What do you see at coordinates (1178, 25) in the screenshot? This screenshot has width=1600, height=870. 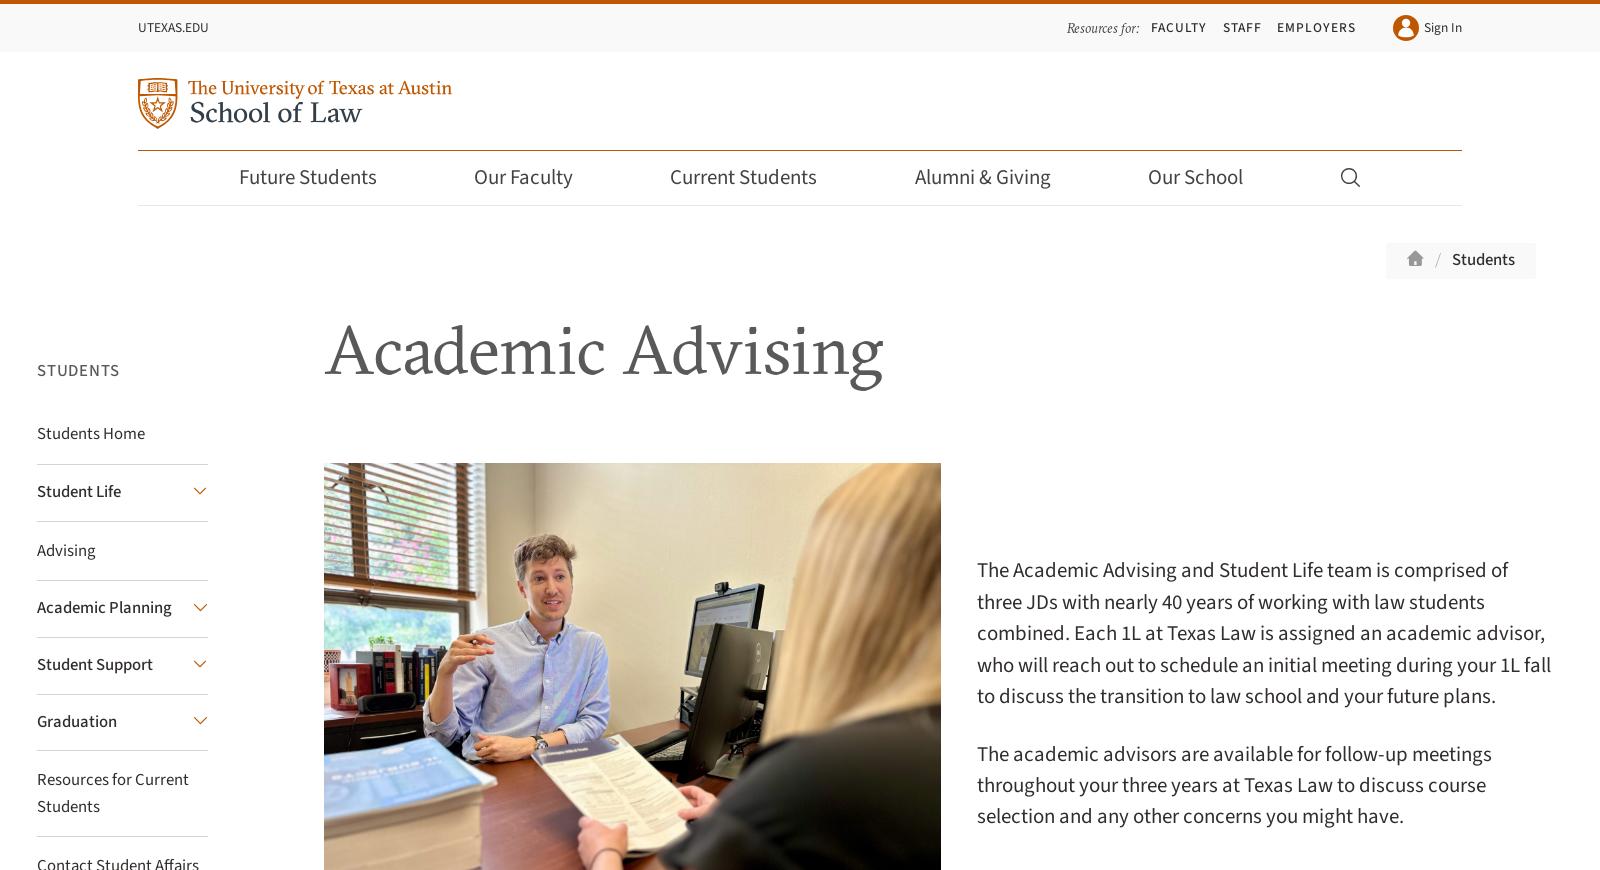 I see `'Faculty'` at bounding box center [1178, 25].